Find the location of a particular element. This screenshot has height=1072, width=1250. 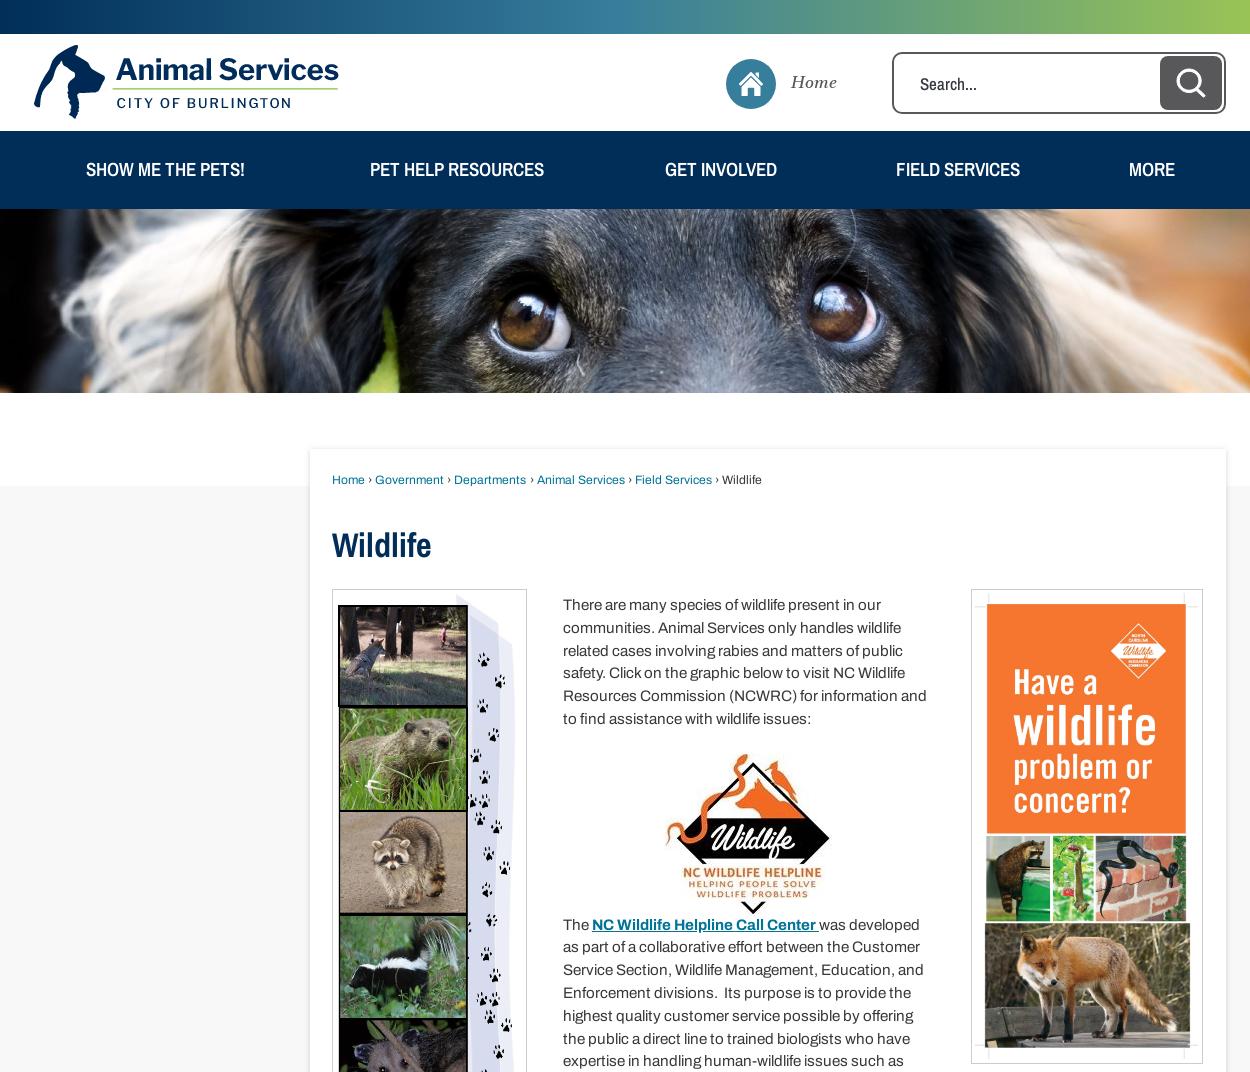

'Departments' is located at coordinates (489, 480).